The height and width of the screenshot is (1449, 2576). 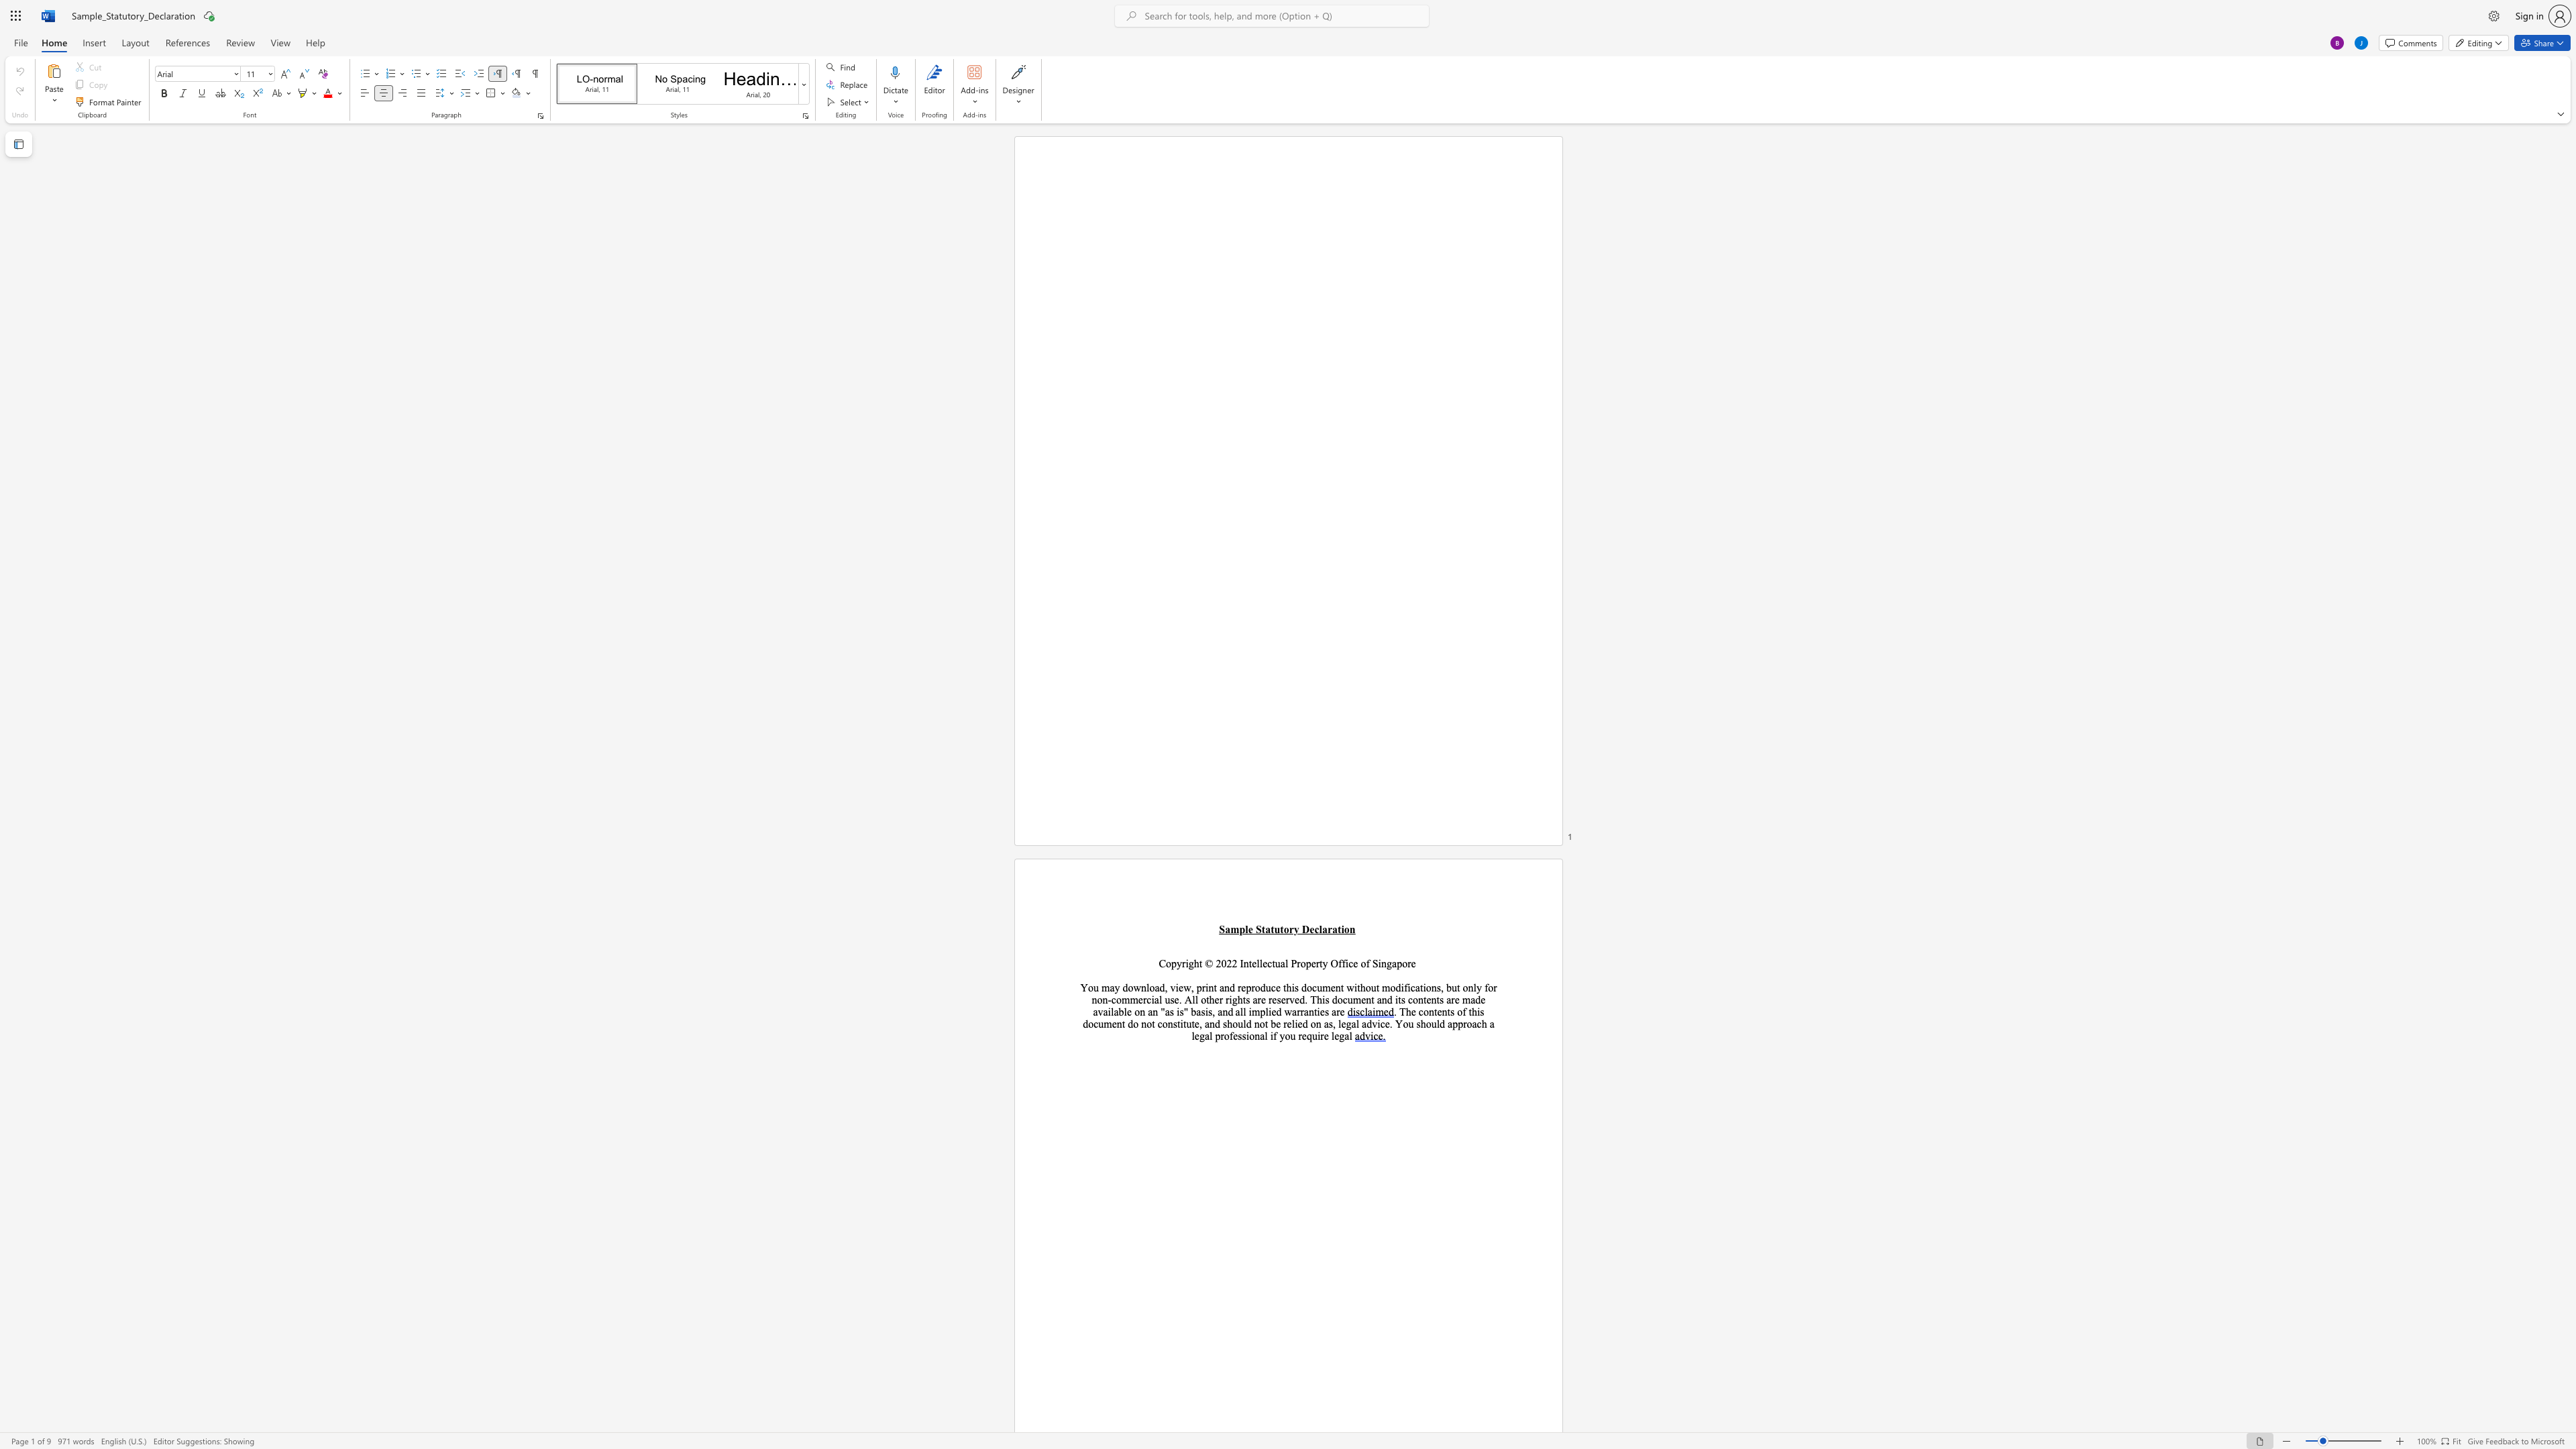 What do you see at coordinates (1327, 929) in the screenshot?
I see `the subset text "rati" within the text "Sample Statutory Declaration"` at bounding box center [1327, 929].